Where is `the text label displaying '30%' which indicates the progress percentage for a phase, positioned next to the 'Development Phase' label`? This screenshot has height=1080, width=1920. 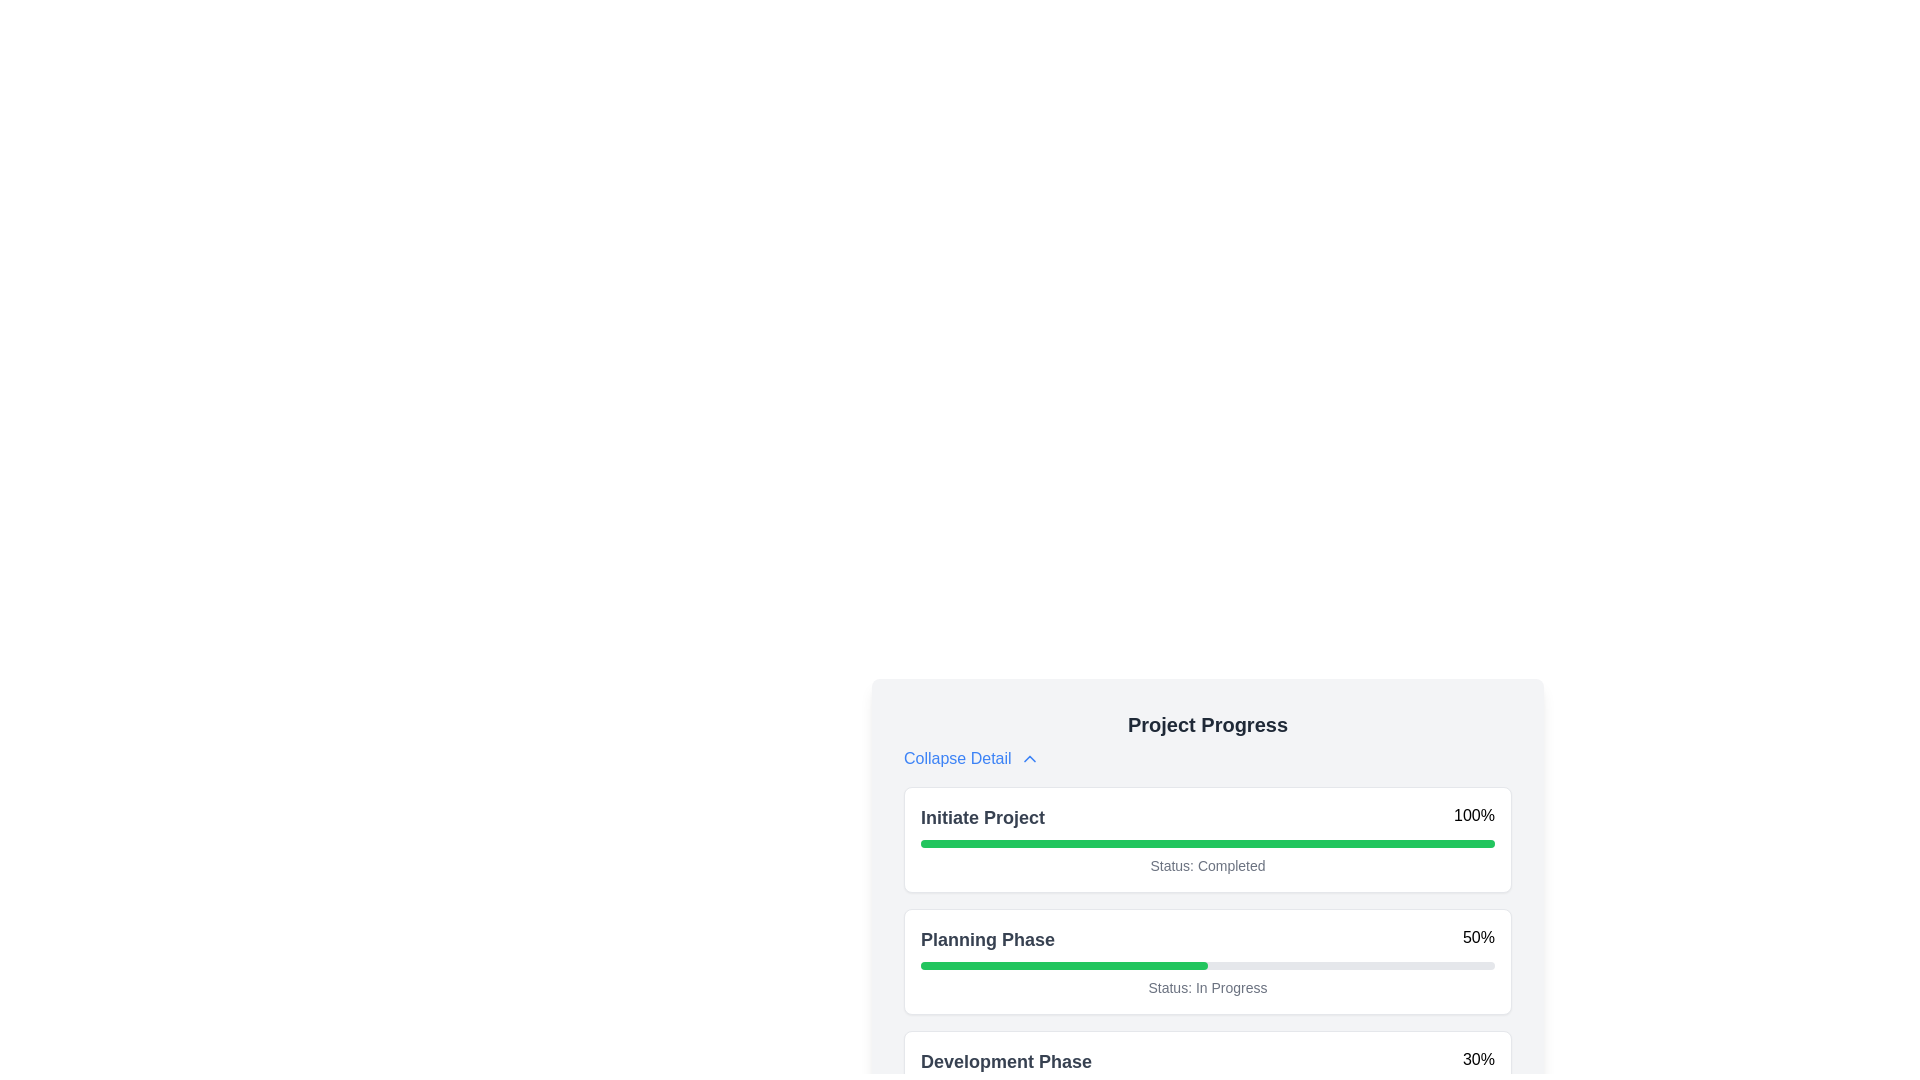 the text label displaying '30%' which indicates the progress percentage for a phase, positioned next to the 'Development Phase' label is located at coordinates (1478, 1060).